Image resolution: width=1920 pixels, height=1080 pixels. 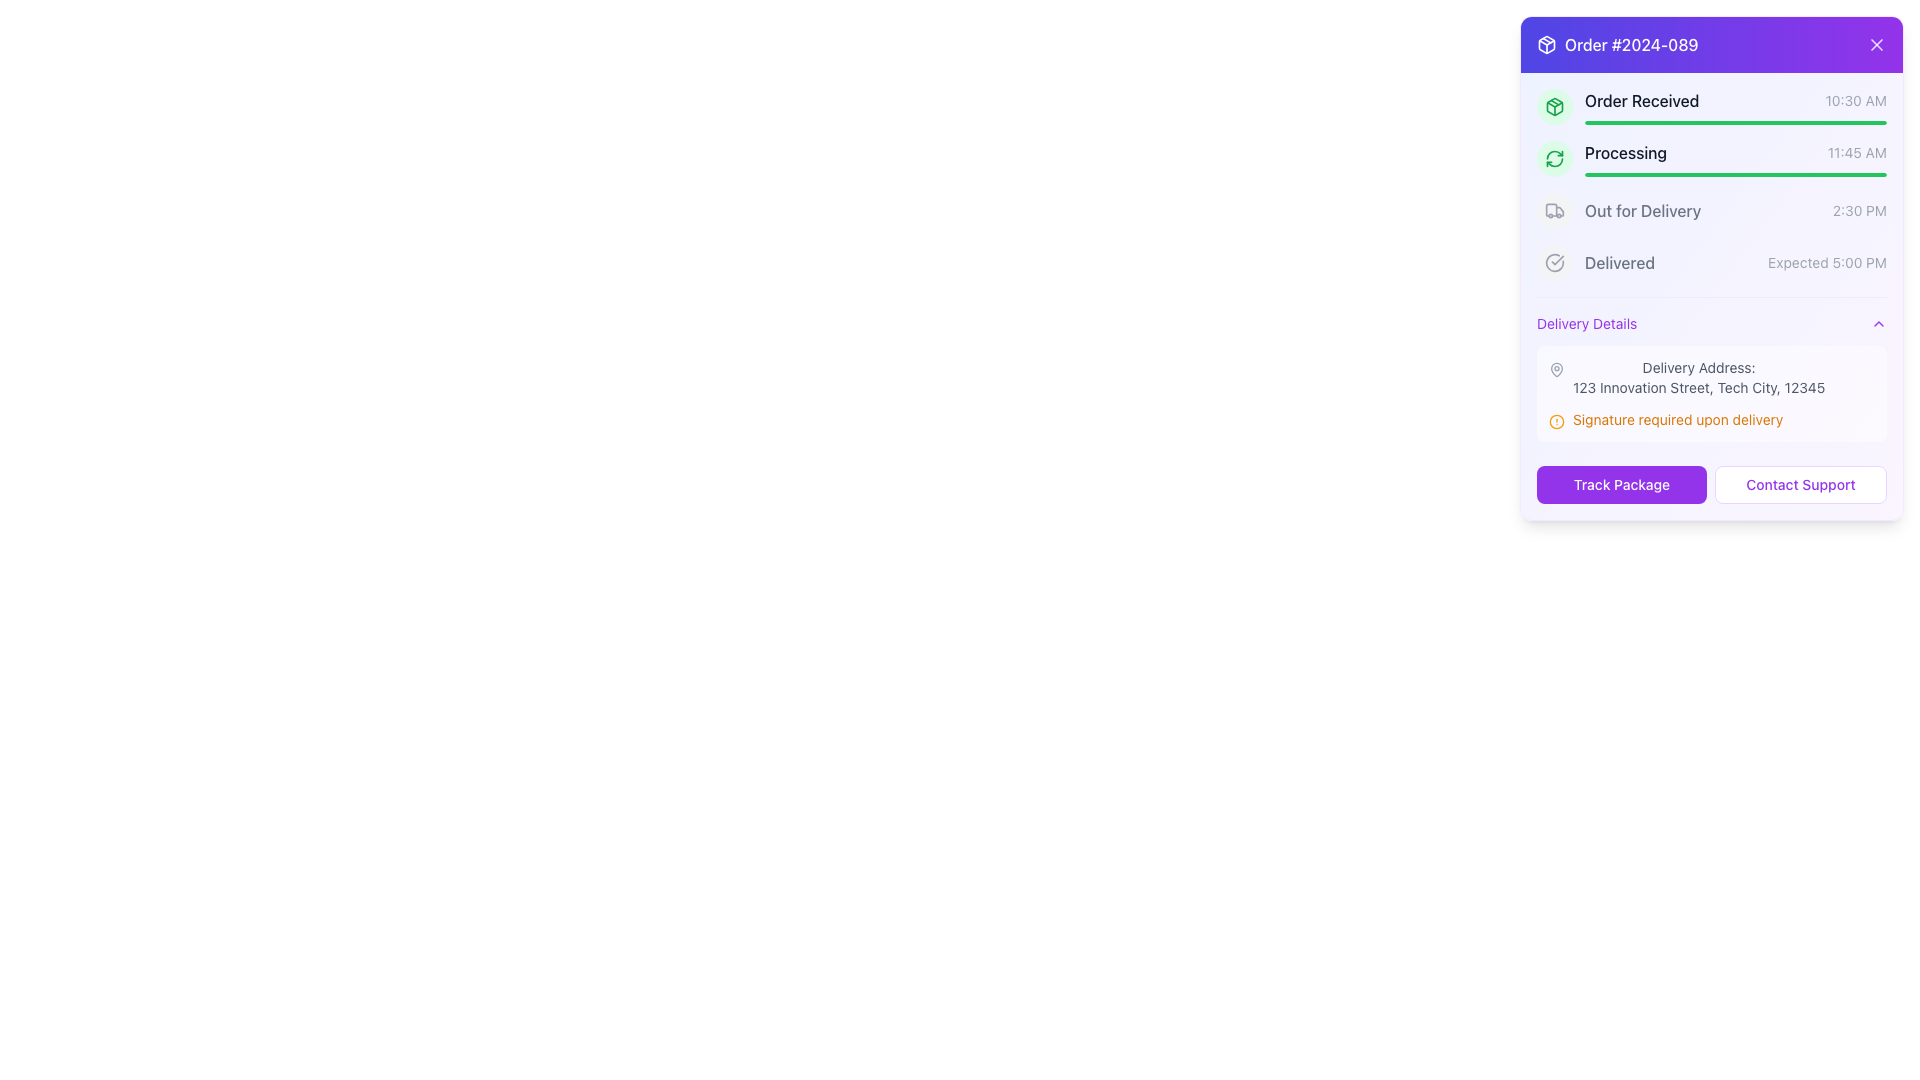 I want to click on the static text with an accompanying icon that displays the delivery address for Order #2024-089 under the 'Delivery Details' header, so click(x=1711, y=378).